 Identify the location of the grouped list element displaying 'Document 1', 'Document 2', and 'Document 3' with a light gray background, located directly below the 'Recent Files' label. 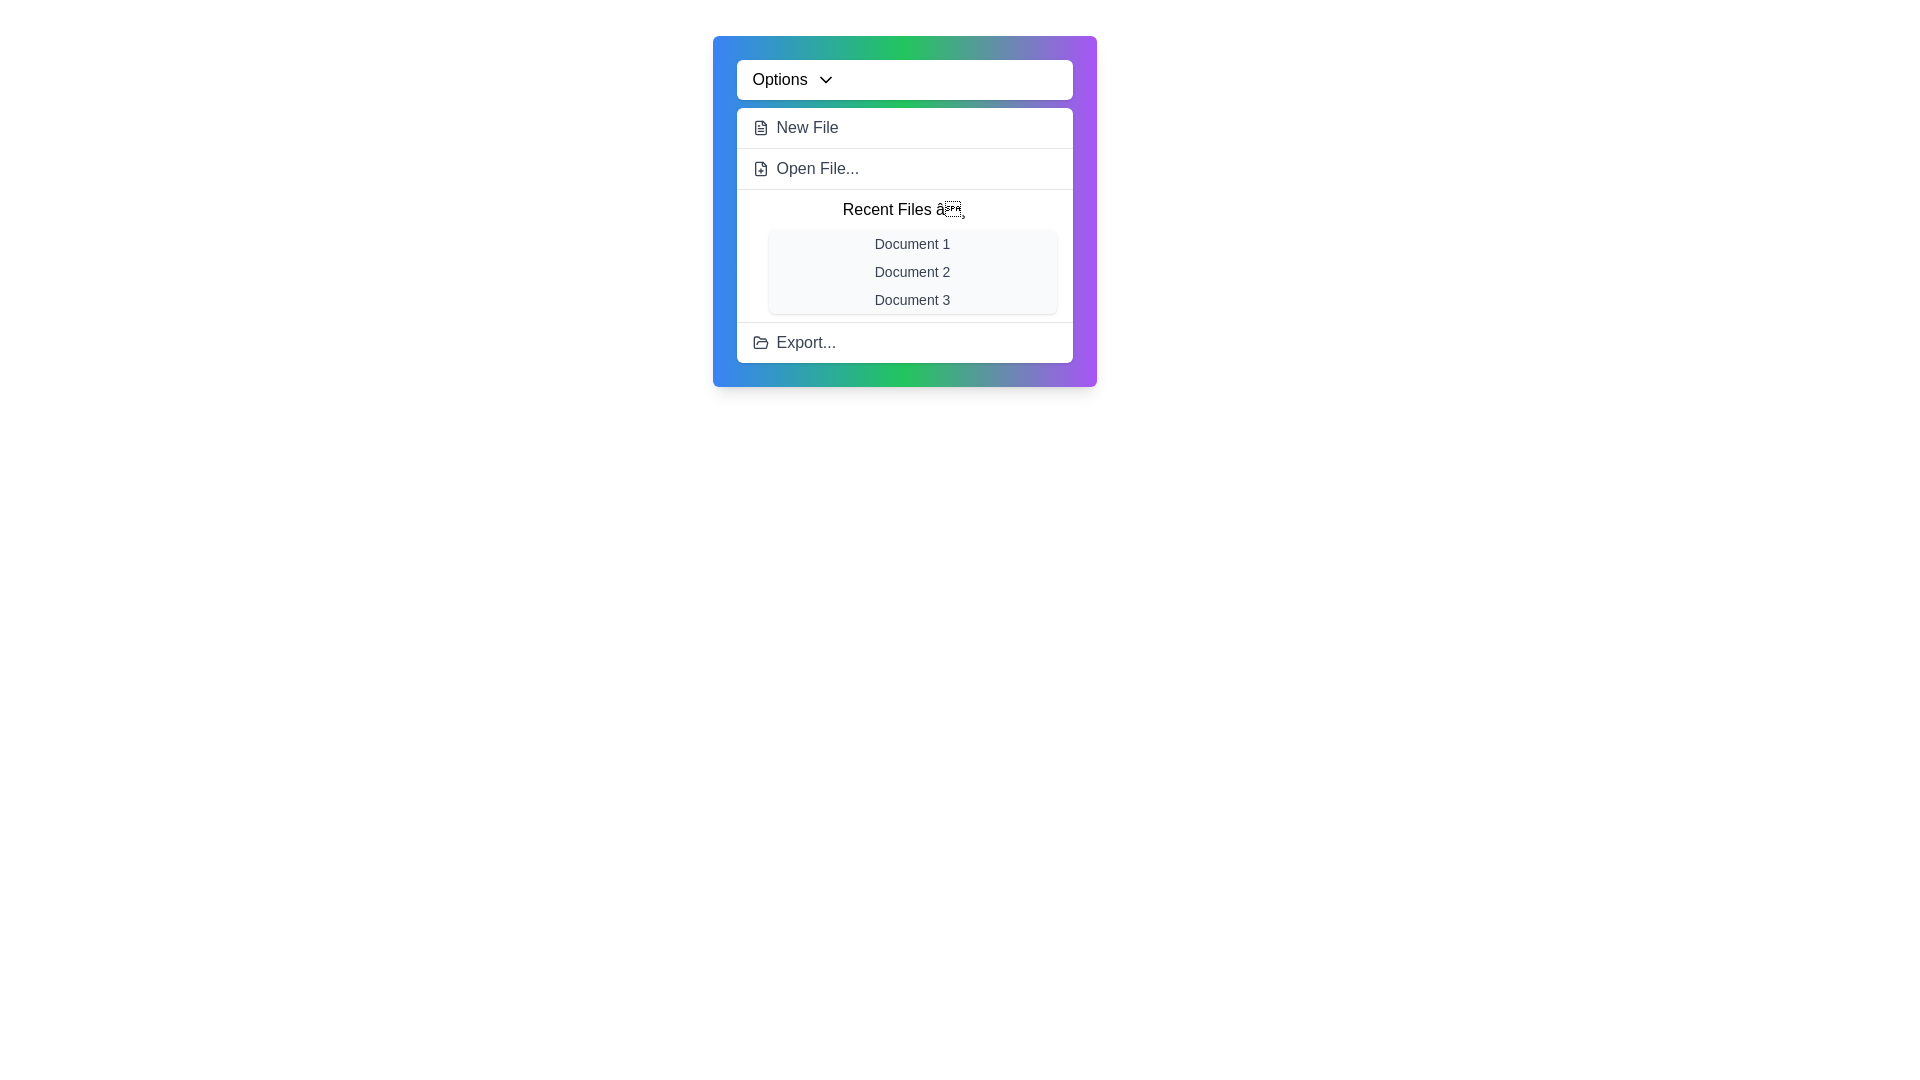
(911, 272).